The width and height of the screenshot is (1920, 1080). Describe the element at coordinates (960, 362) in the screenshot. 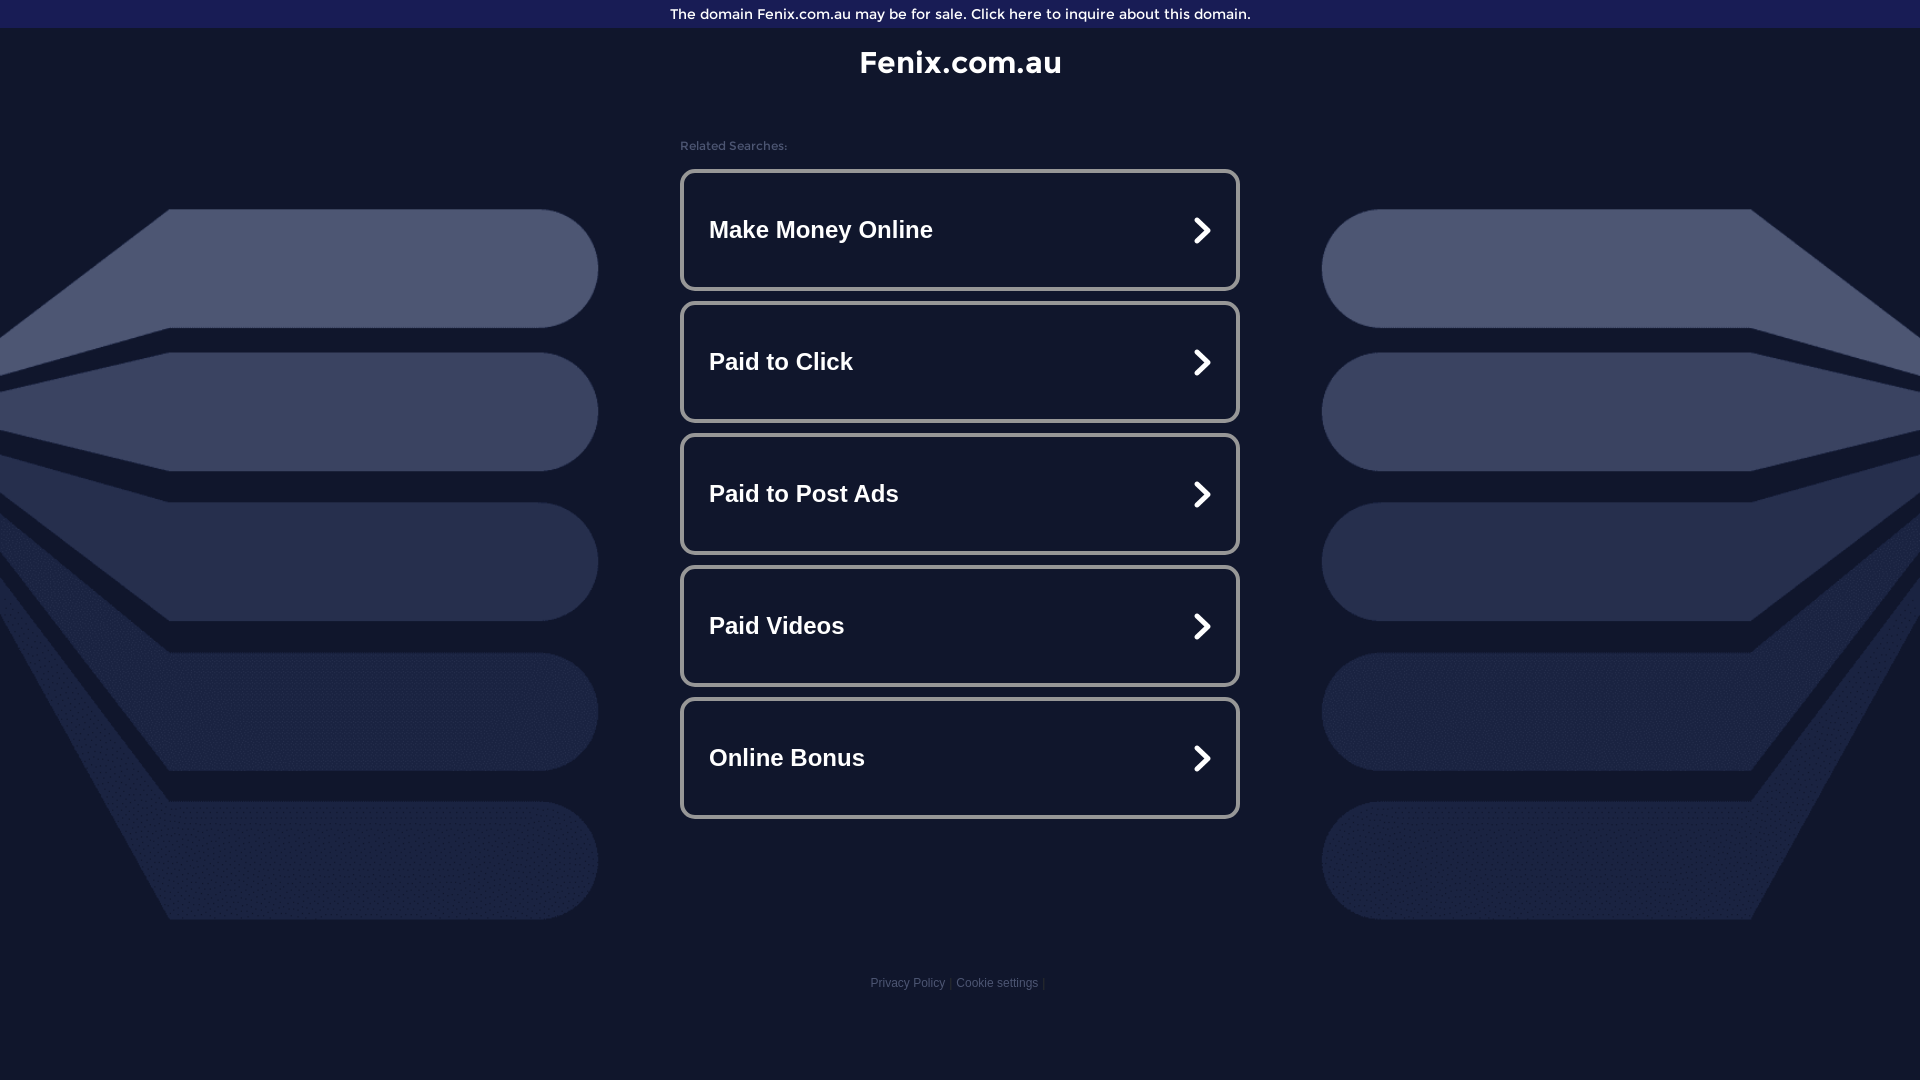

I see `'Paid to Click'` at that location.